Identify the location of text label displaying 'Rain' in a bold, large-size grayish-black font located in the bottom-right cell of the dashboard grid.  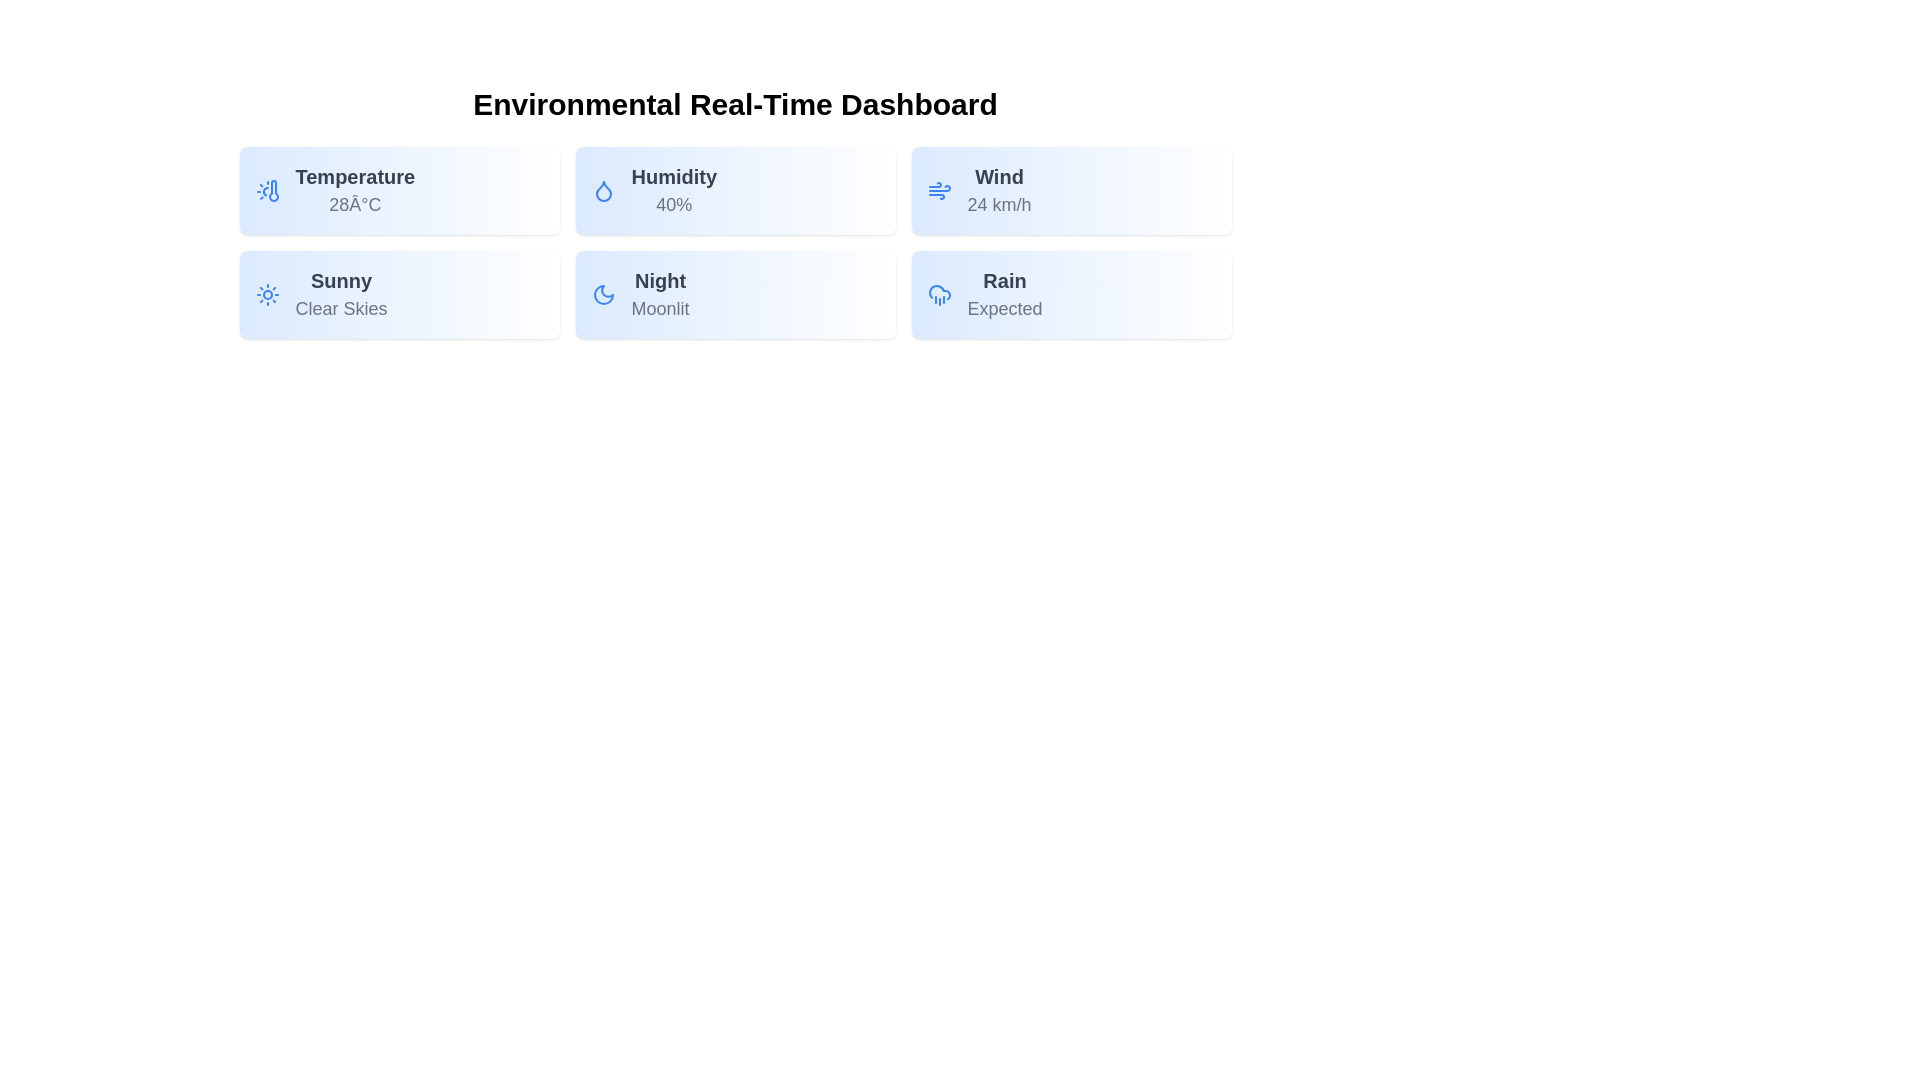
(1005, 281).